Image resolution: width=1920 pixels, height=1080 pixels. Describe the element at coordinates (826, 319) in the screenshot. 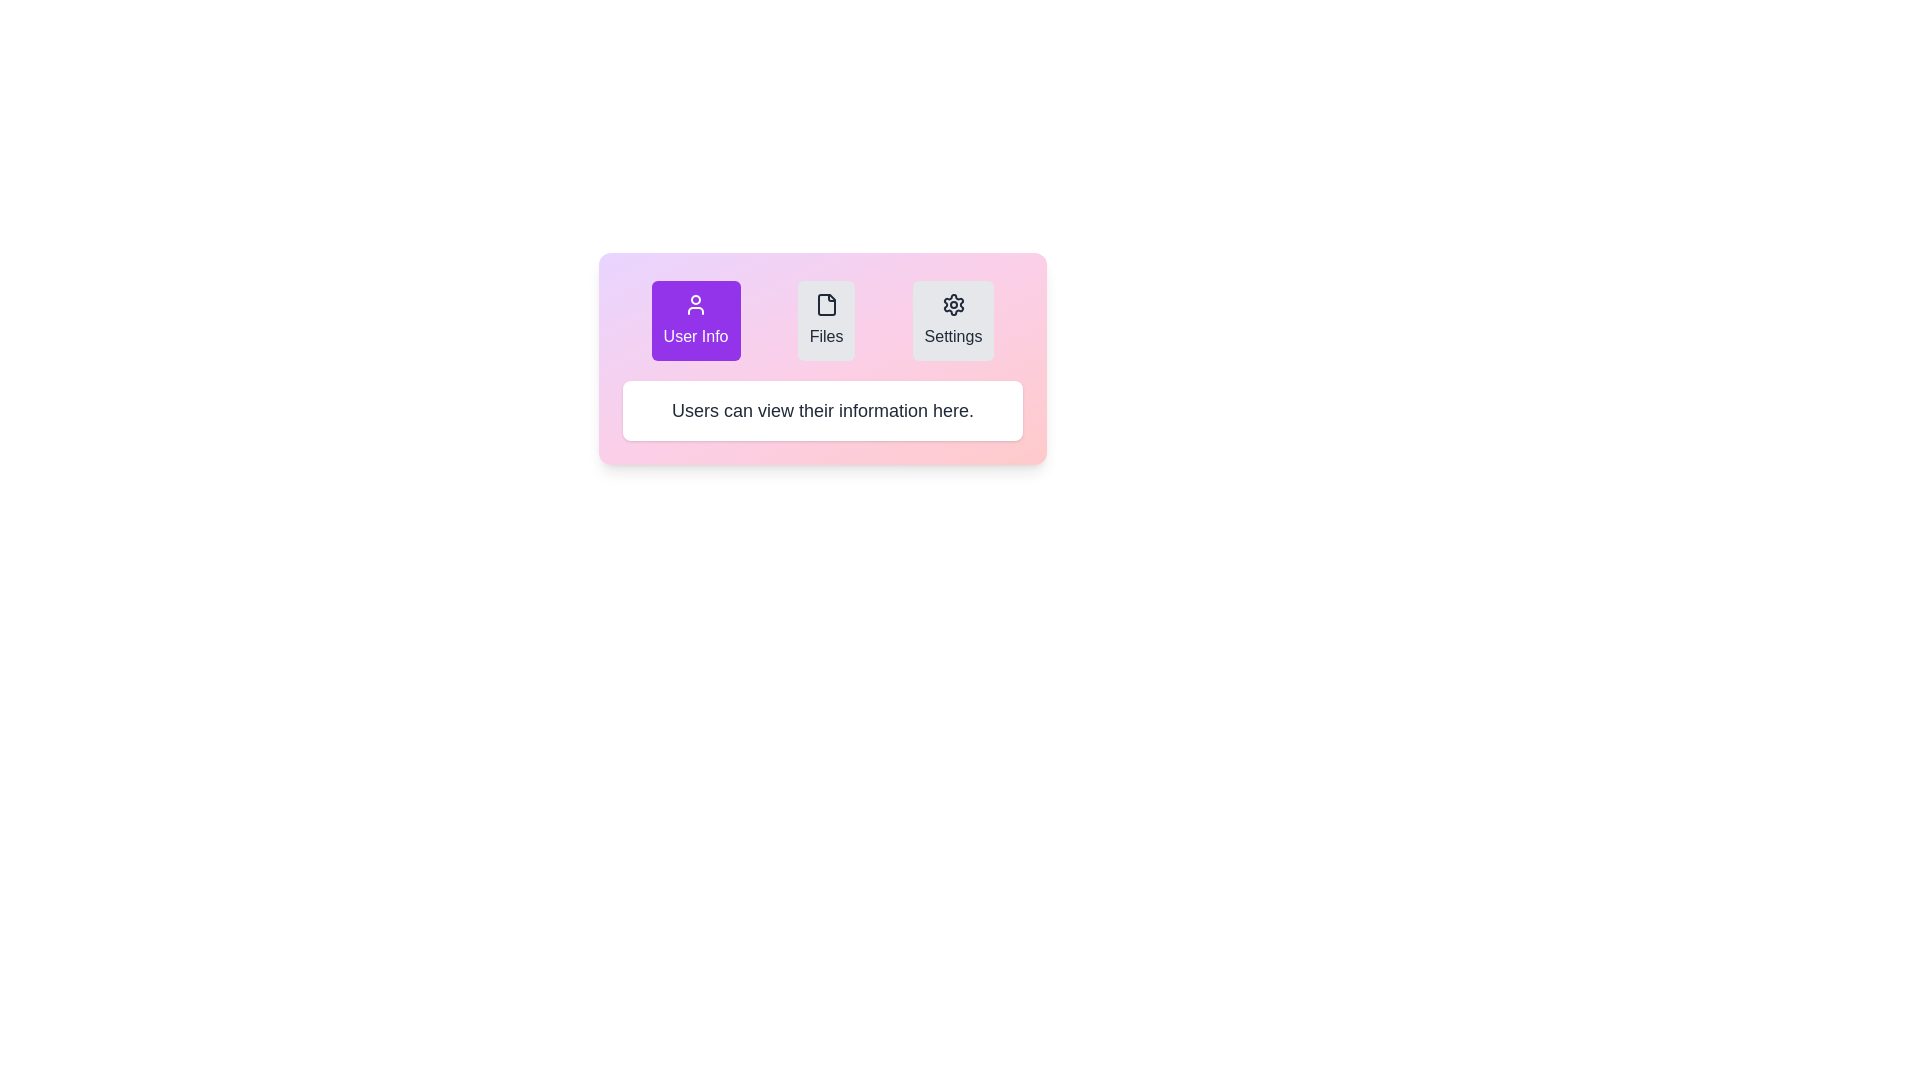

I see `the 'Files' button, which is a rectangular button with rounded corners, a muted gray background, dark gray text, and a document icon, to change its appearance` at that location.